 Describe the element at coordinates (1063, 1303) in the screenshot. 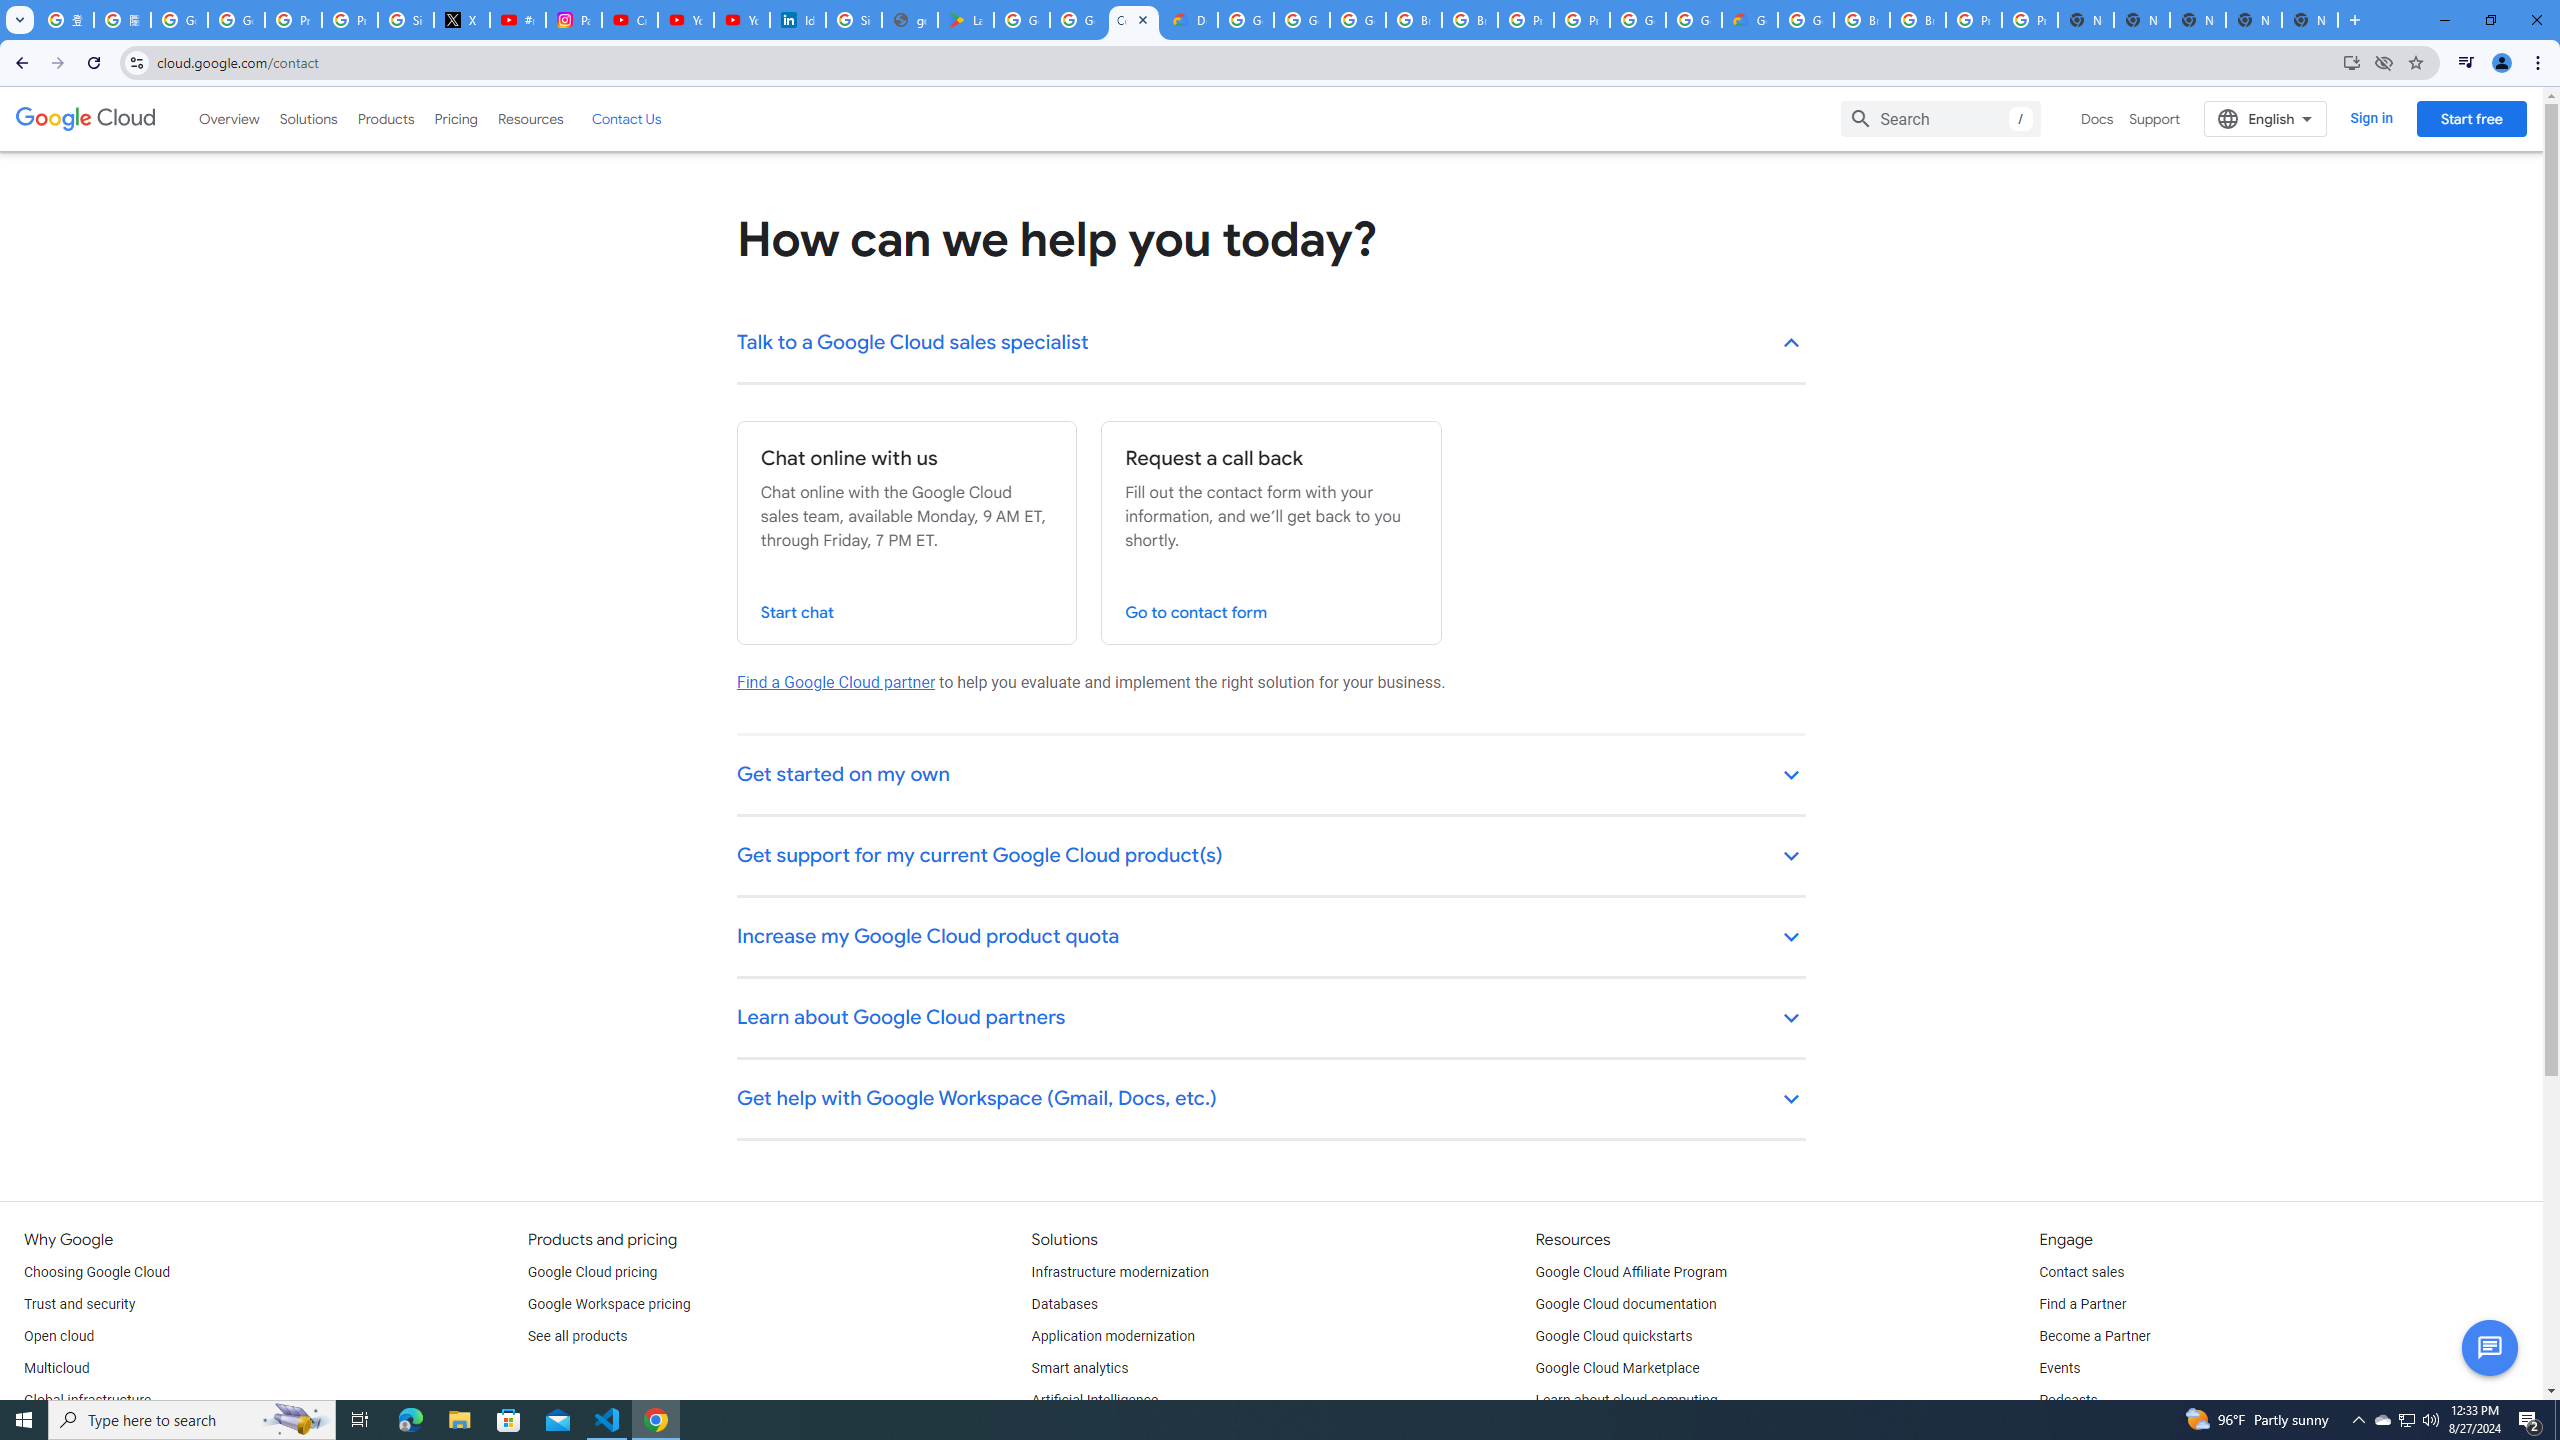

I see `'Databases'` at that location.